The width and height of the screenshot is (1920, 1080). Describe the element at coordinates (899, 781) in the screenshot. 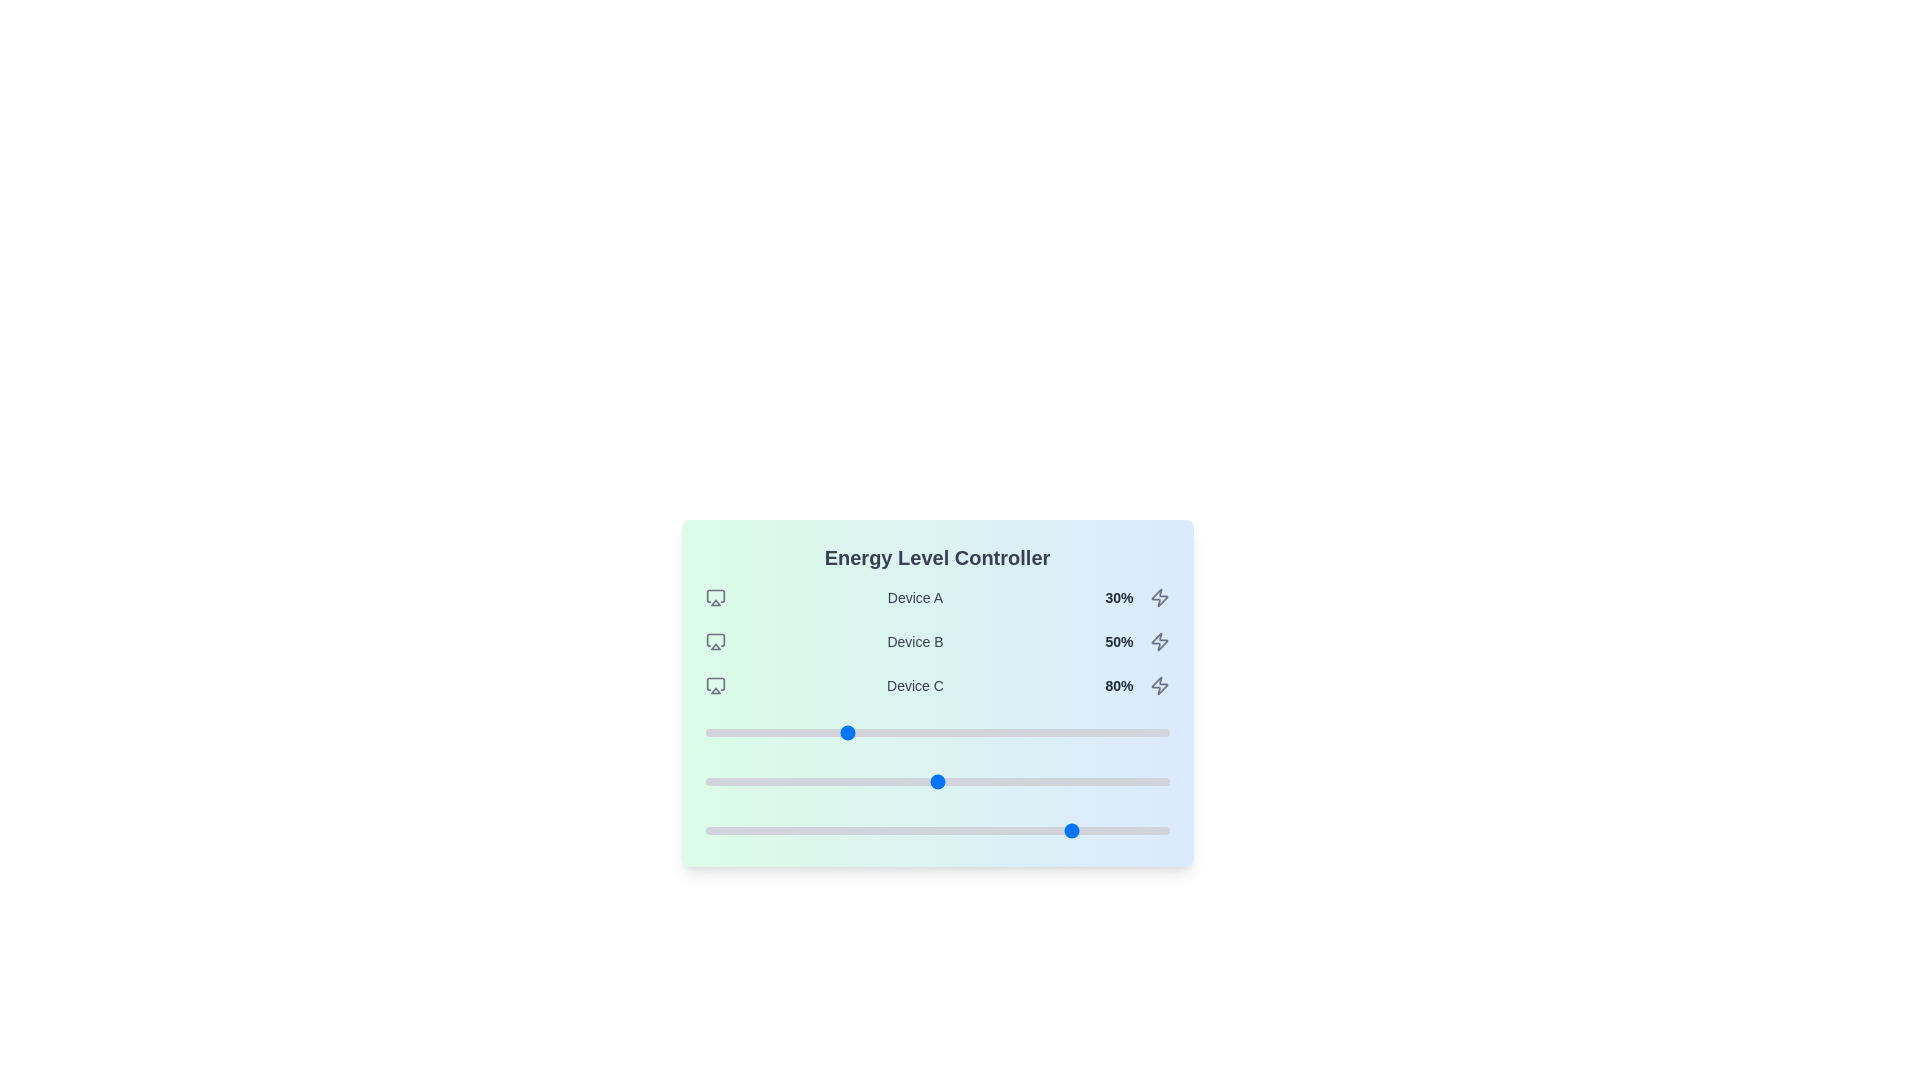

I see `the slider for Device B to set its energy level to 42%` at that location.